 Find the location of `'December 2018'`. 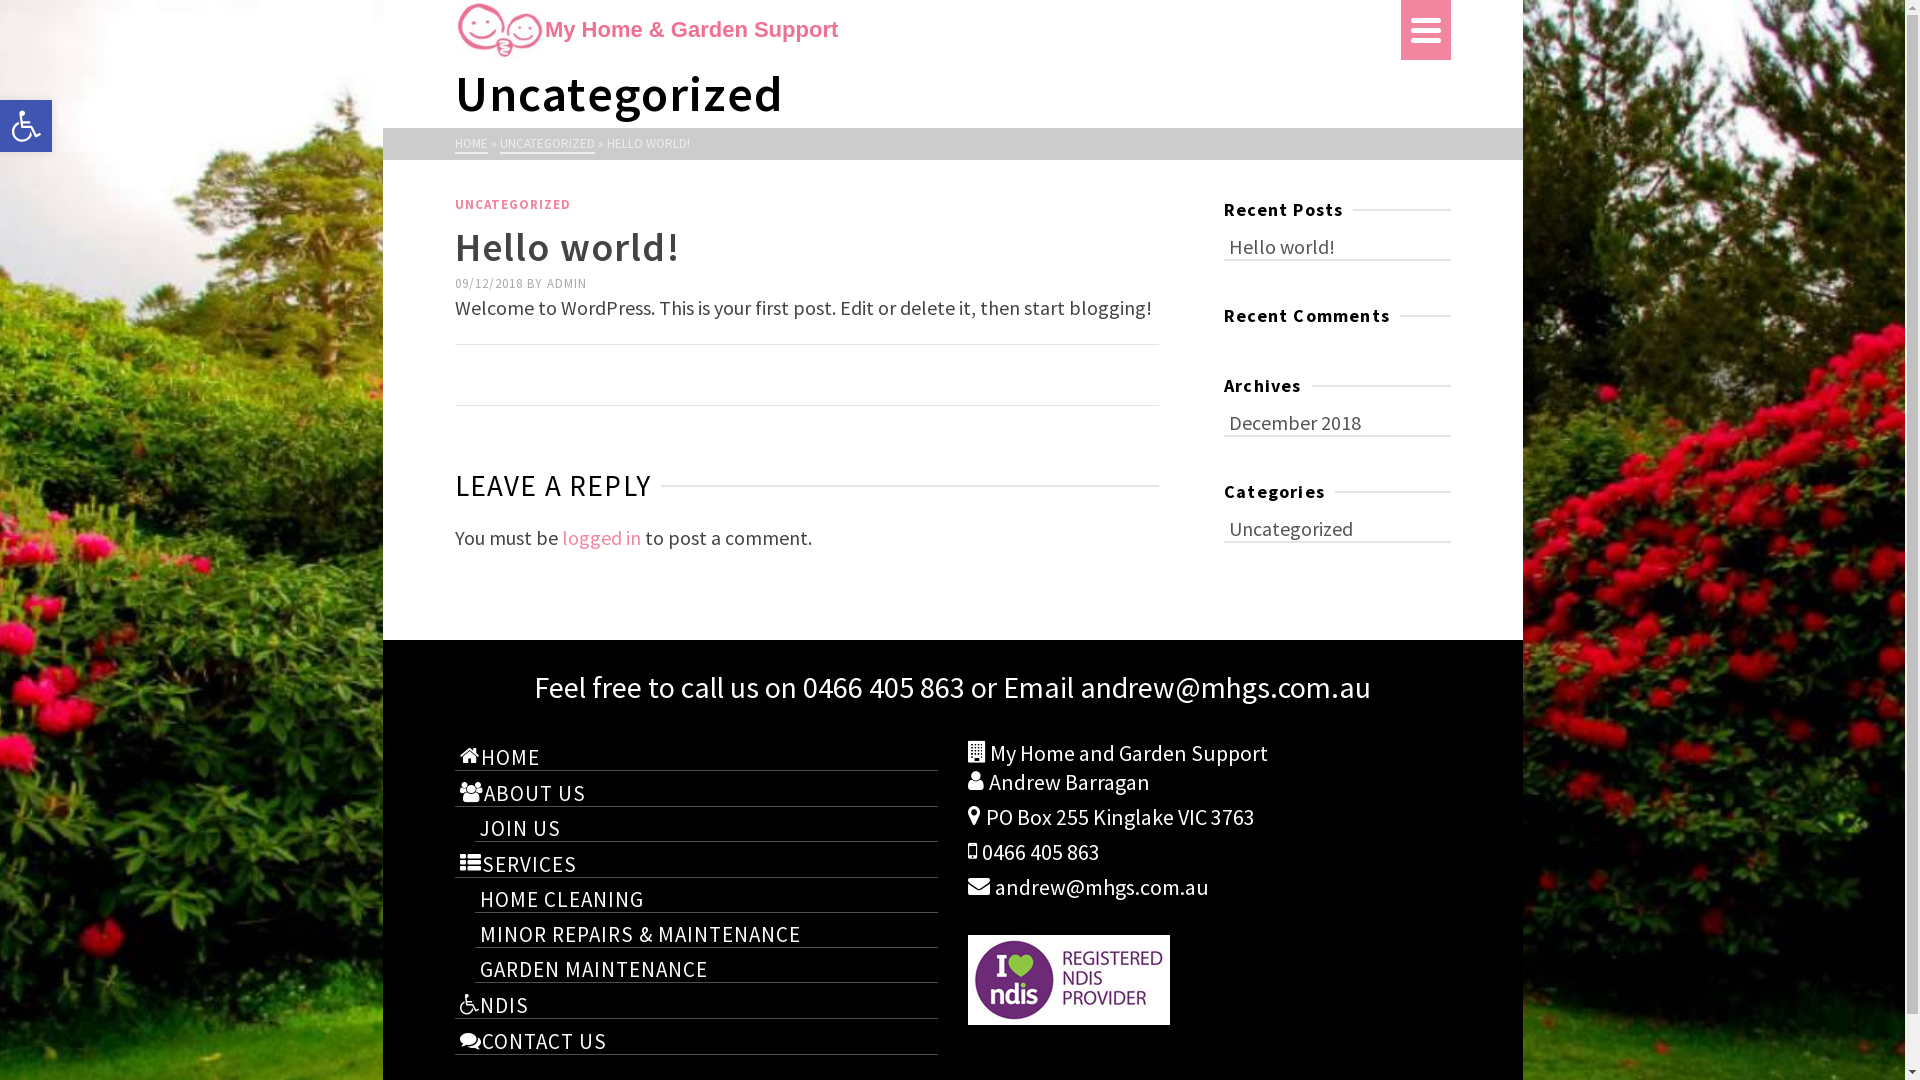

'December 2018' is located at coordinates (1337, 420).